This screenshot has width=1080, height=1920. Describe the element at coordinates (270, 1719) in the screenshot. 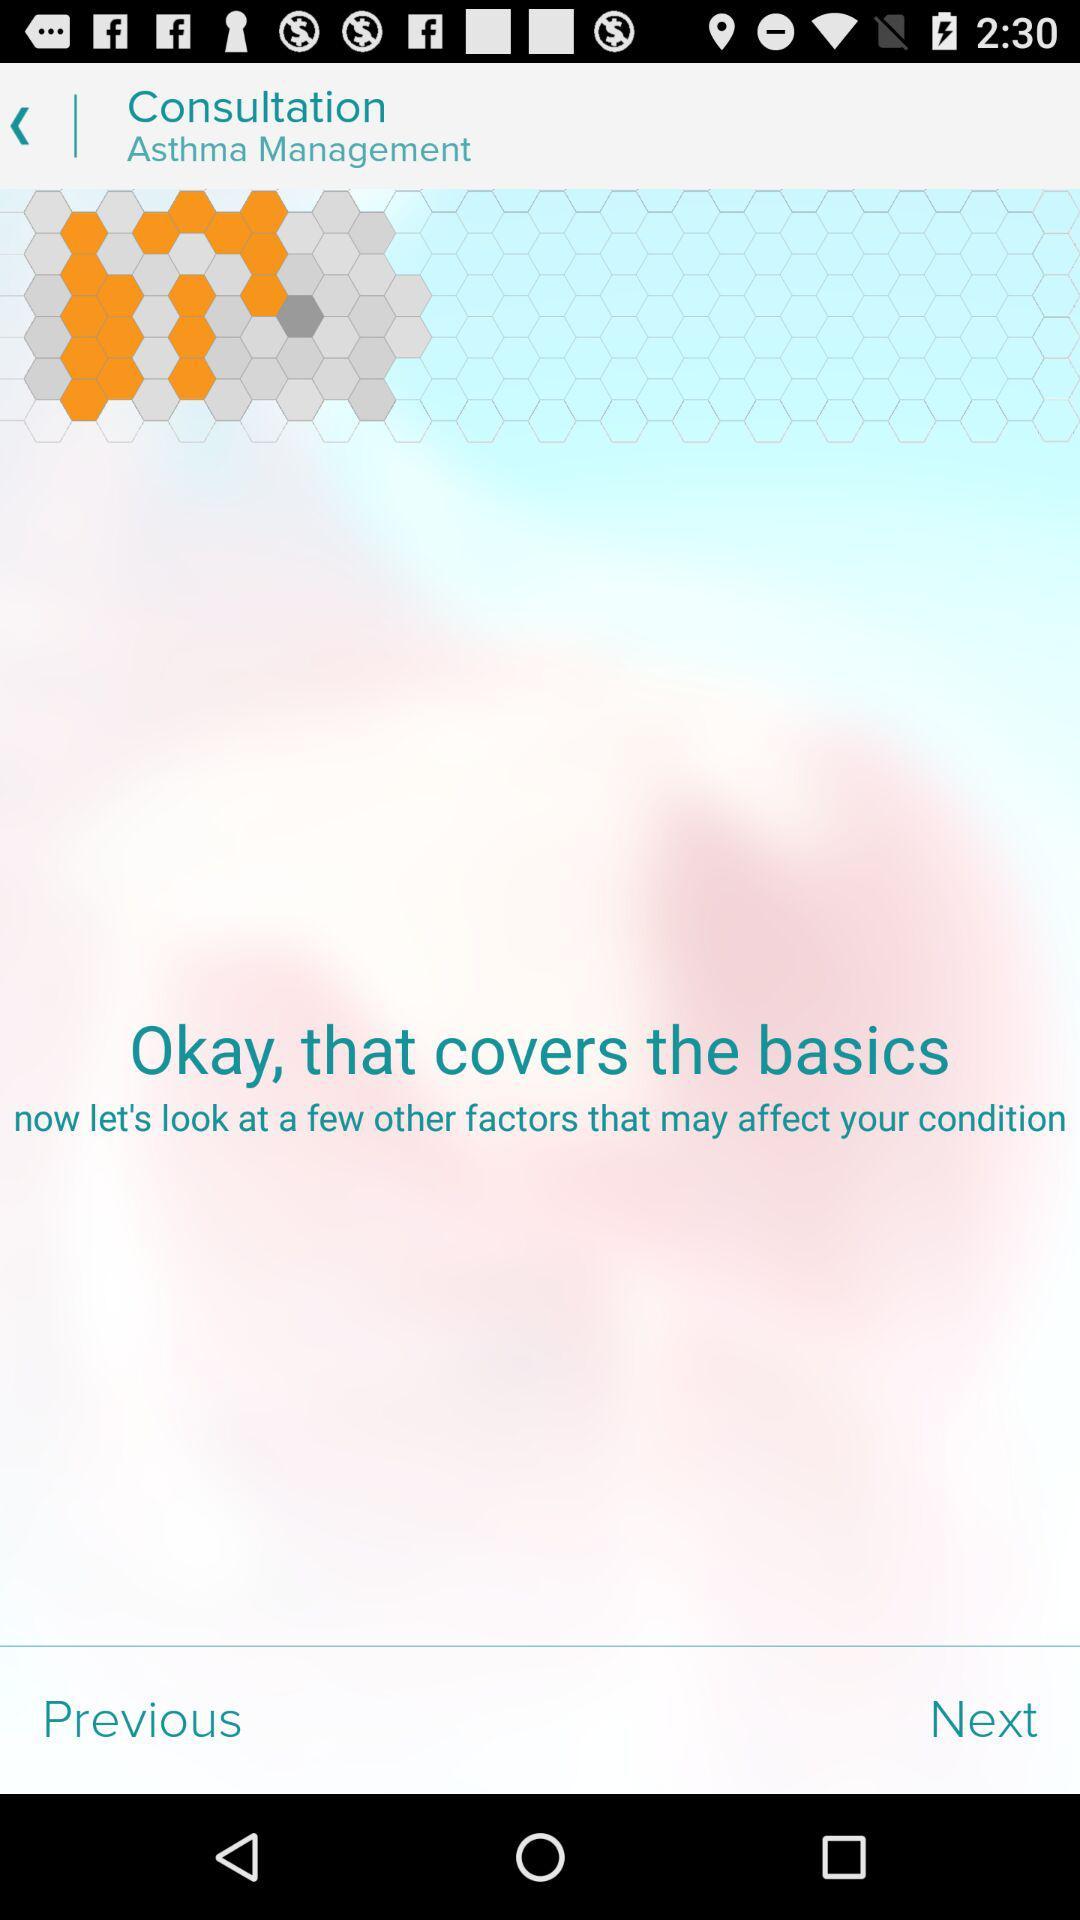

I see `the app to the left of next icon` at that location.